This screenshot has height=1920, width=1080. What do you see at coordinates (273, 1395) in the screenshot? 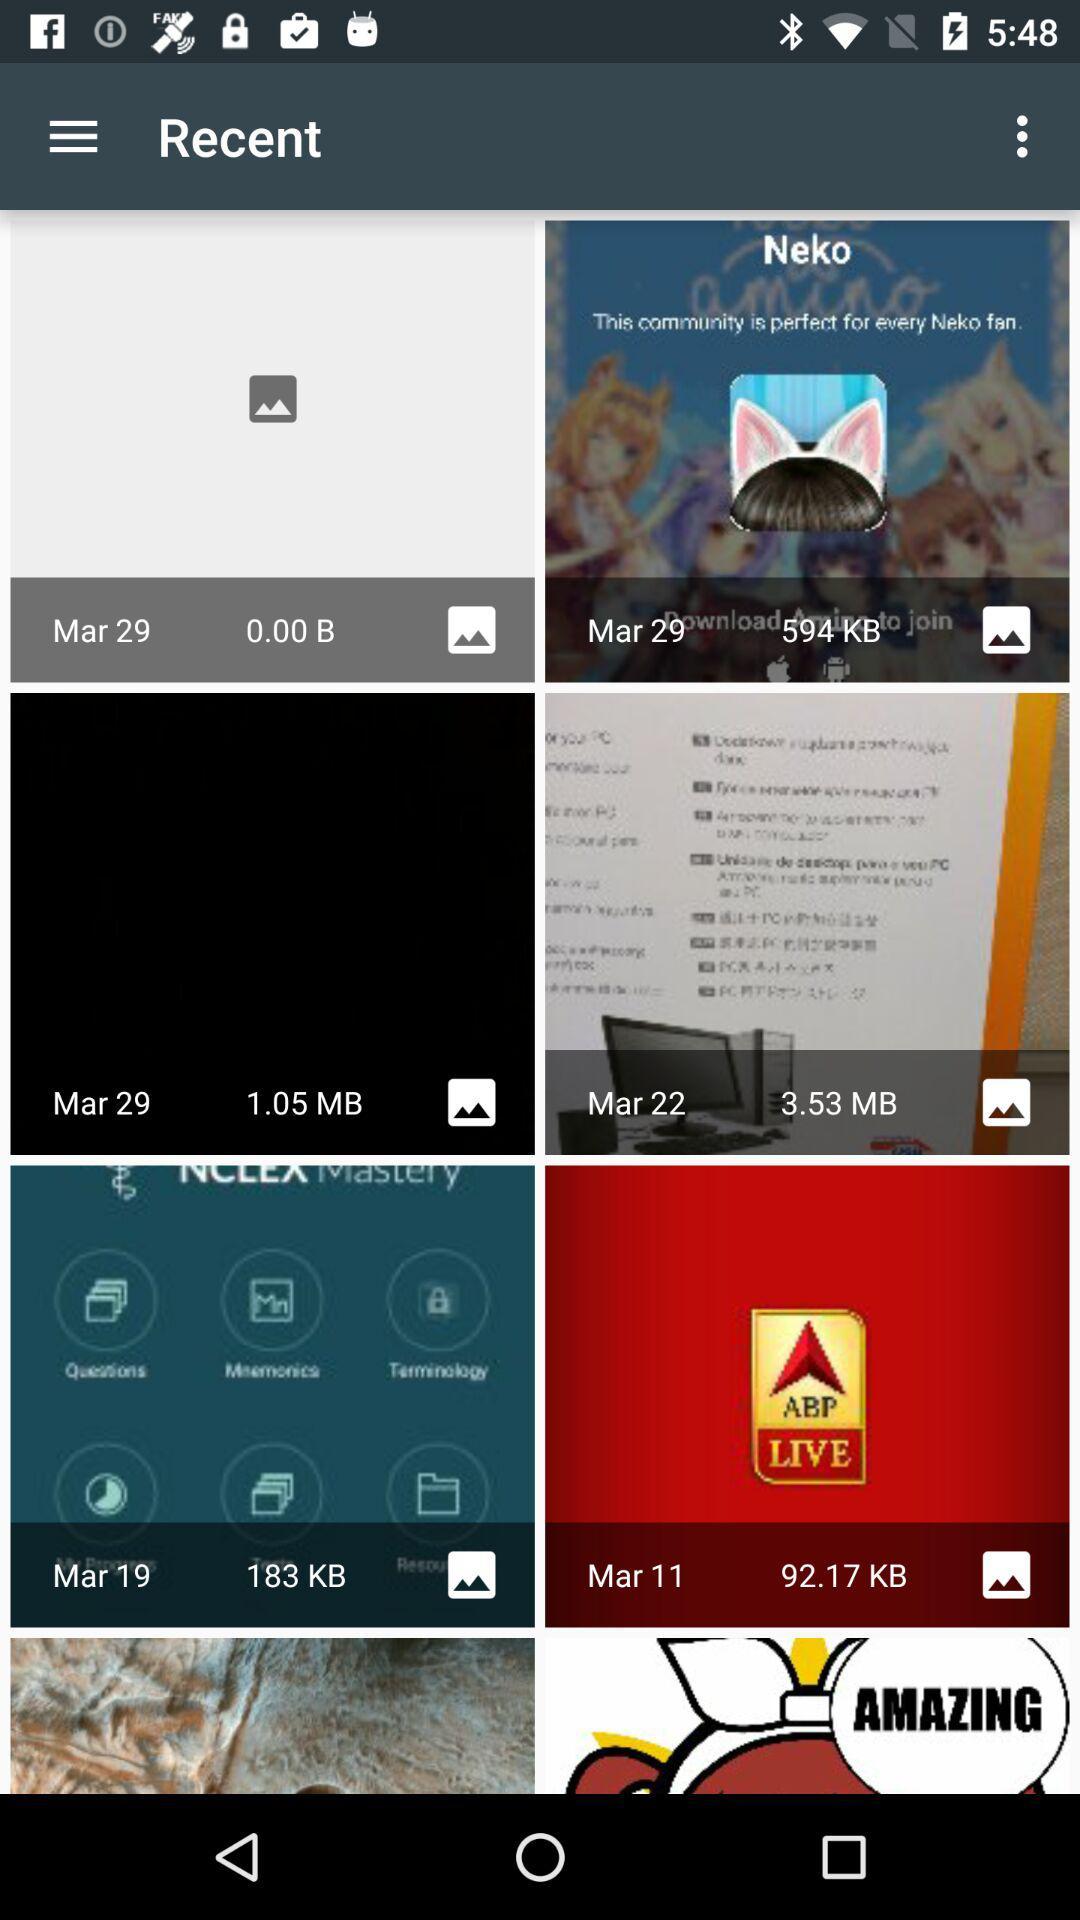
I see `fifth box from the top` at bounding box center [273, 1395].